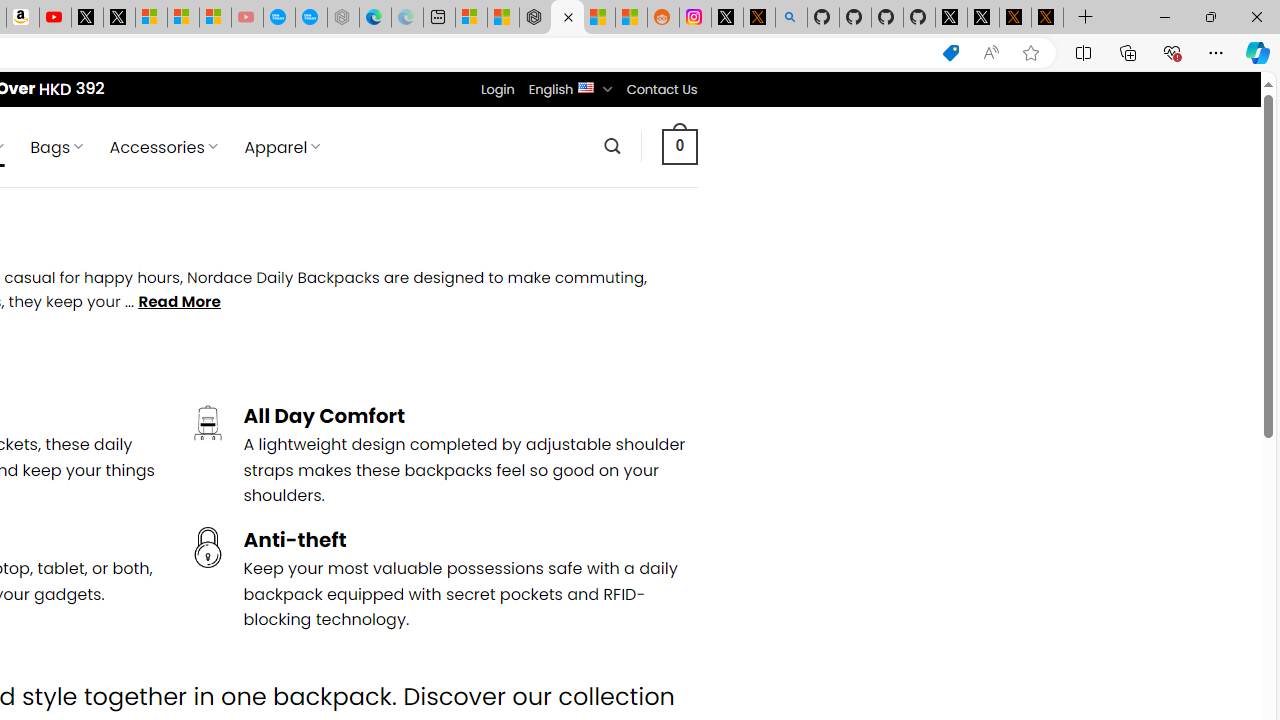 The height and width of the screenshot is (720, 1280). I want to click on 'Gloom - YouTube - Sleeping', so click(246, 17).